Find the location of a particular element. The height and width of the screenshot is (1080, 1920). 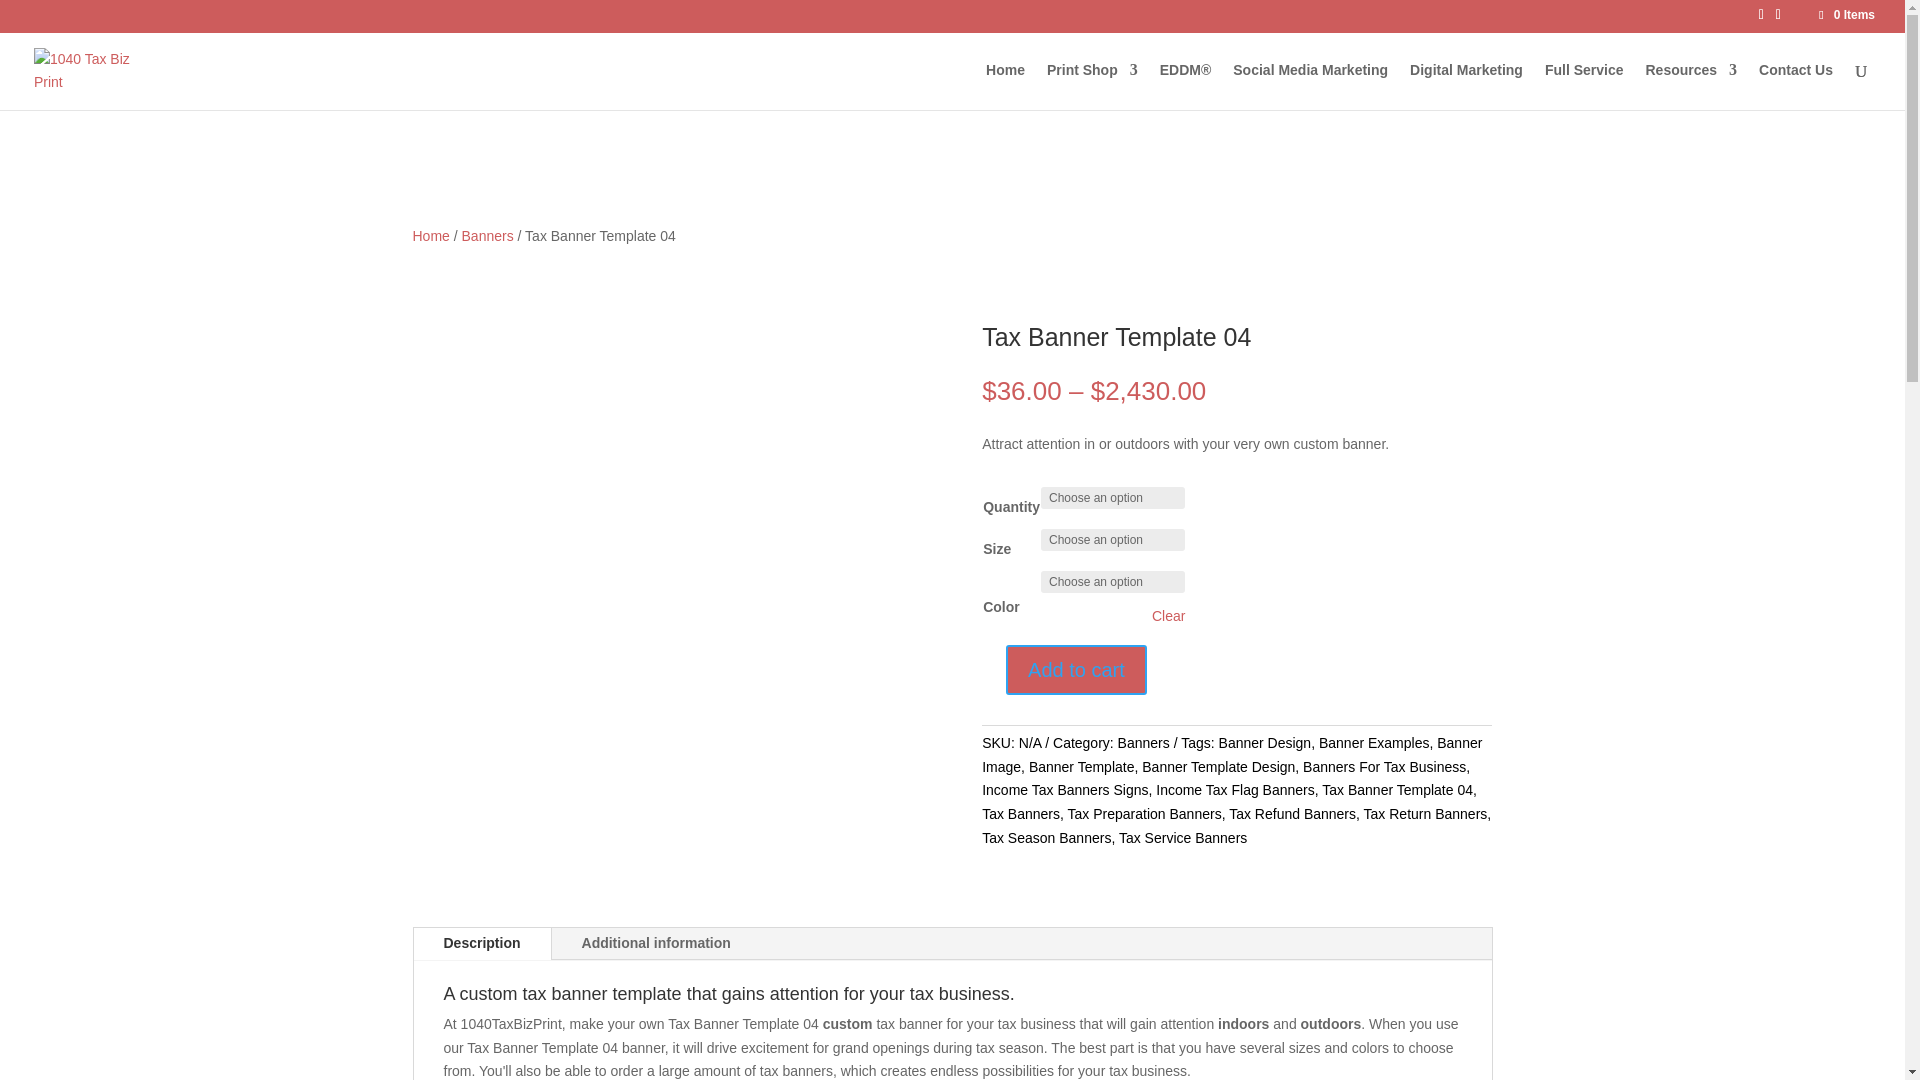

'Home' is located at coordinates (429, 234).